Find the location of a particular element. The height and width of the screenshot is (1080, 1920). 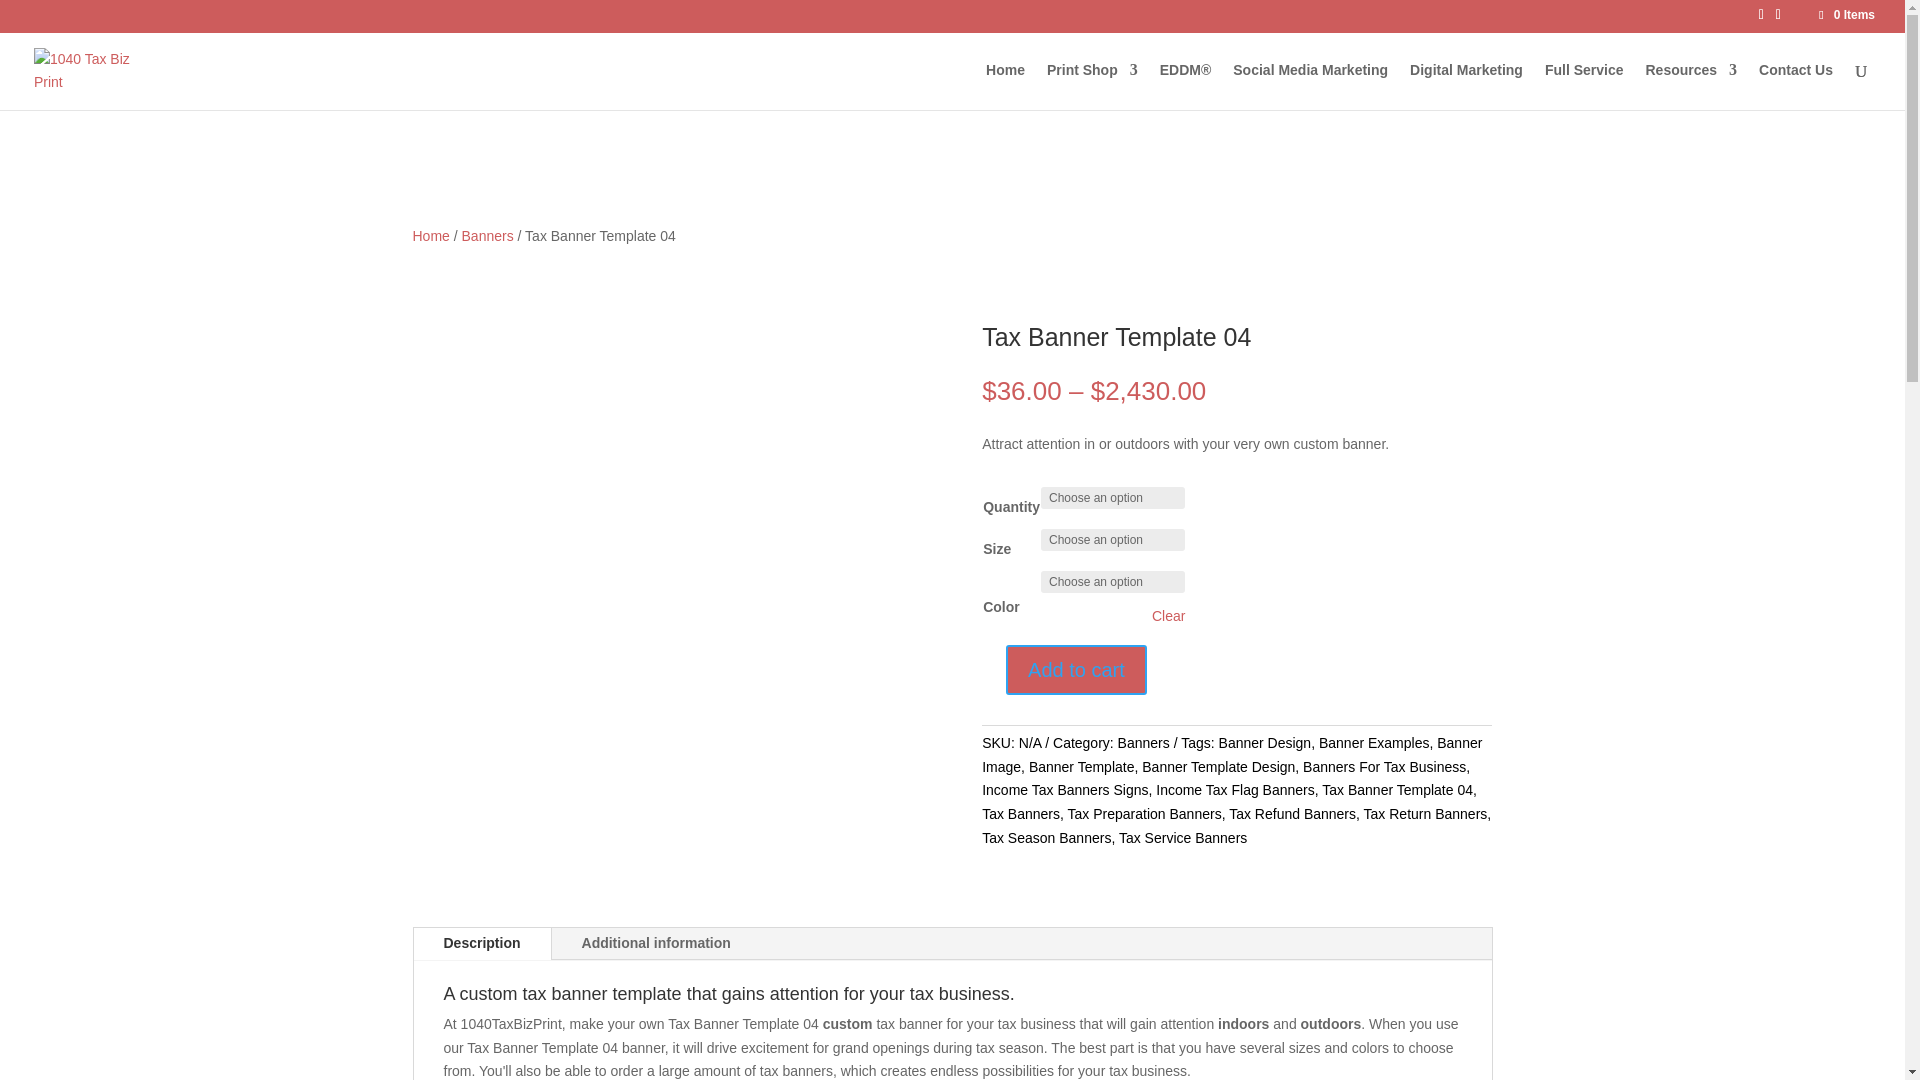

'Home' is located at coordinates (429, 234).